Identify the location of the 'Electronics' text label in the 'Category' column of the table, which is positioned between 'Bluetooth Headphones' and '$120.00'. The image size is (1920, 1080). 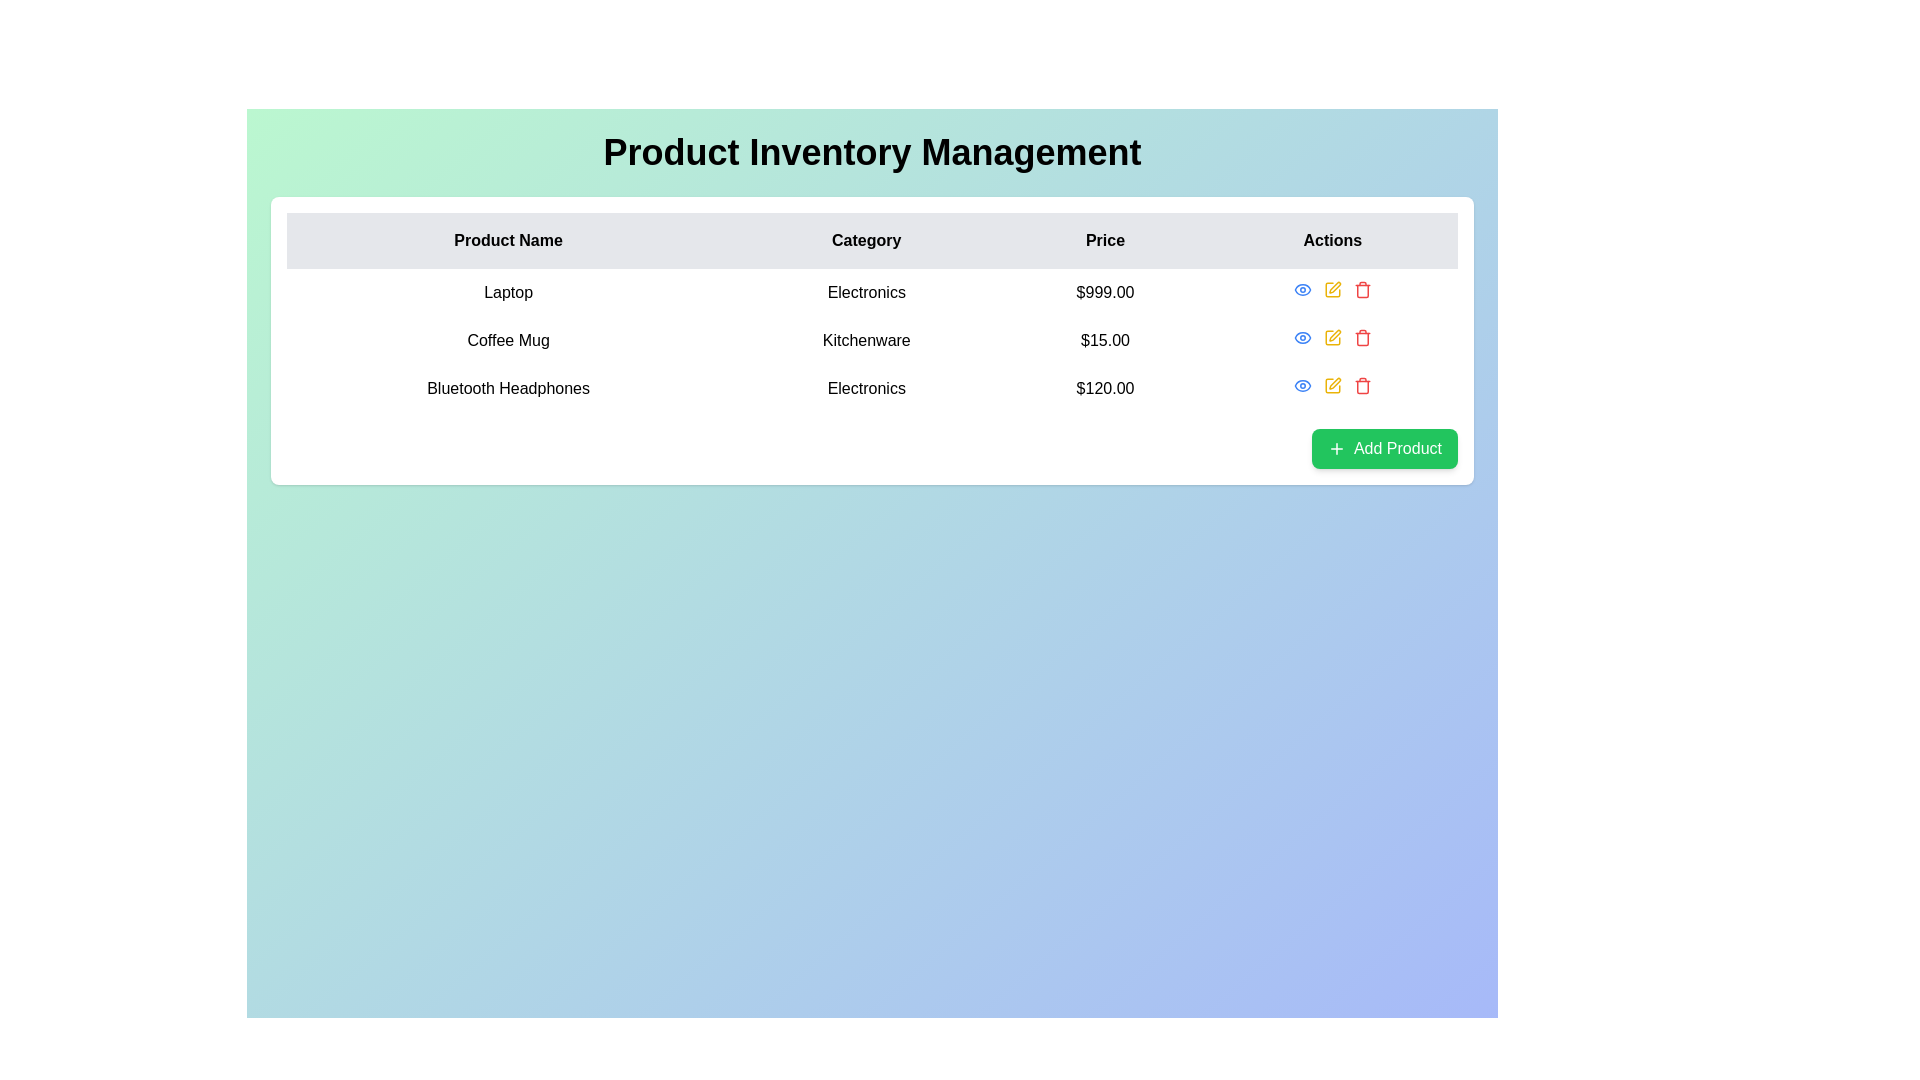
(866, 389).